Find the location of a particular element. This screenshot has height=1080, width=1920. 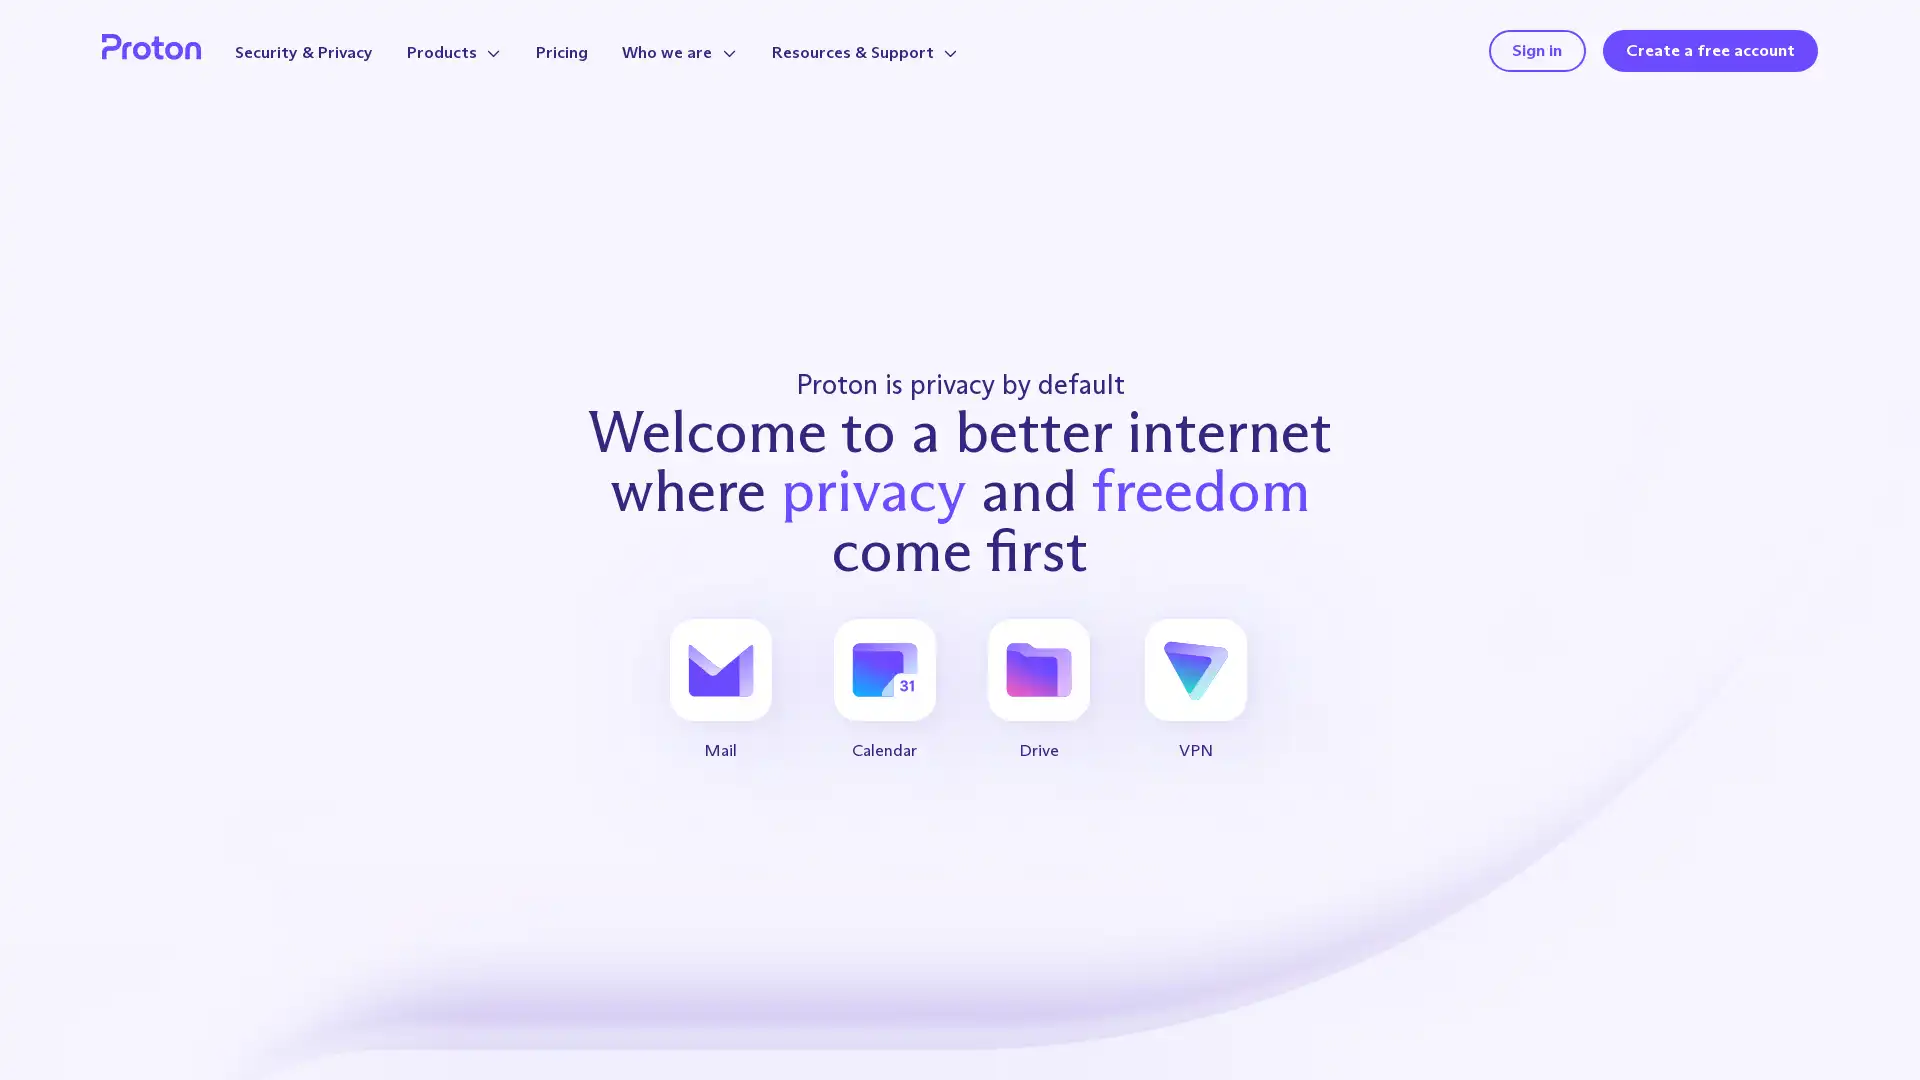

Who we are is located at coordinates (679, 51).